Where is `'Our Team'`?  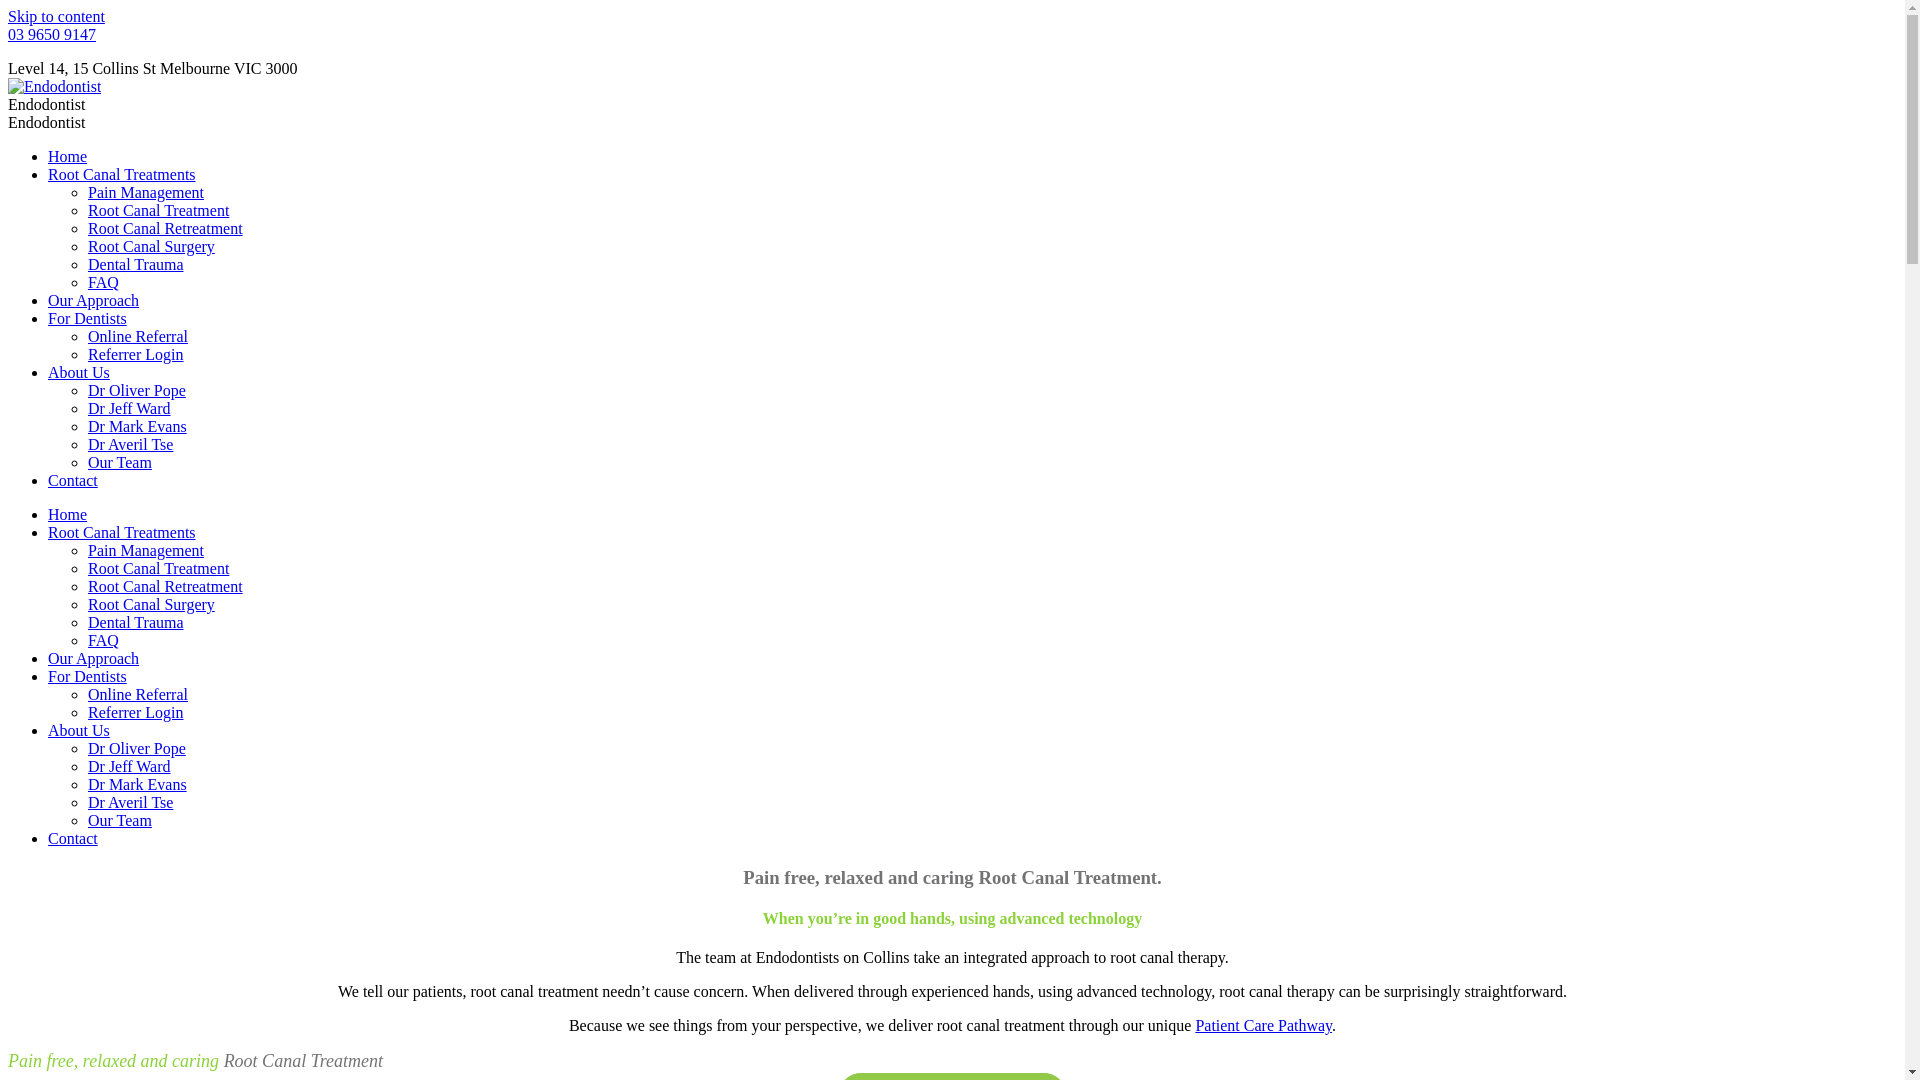
'Our Team' is located at coordinates (119, 462).